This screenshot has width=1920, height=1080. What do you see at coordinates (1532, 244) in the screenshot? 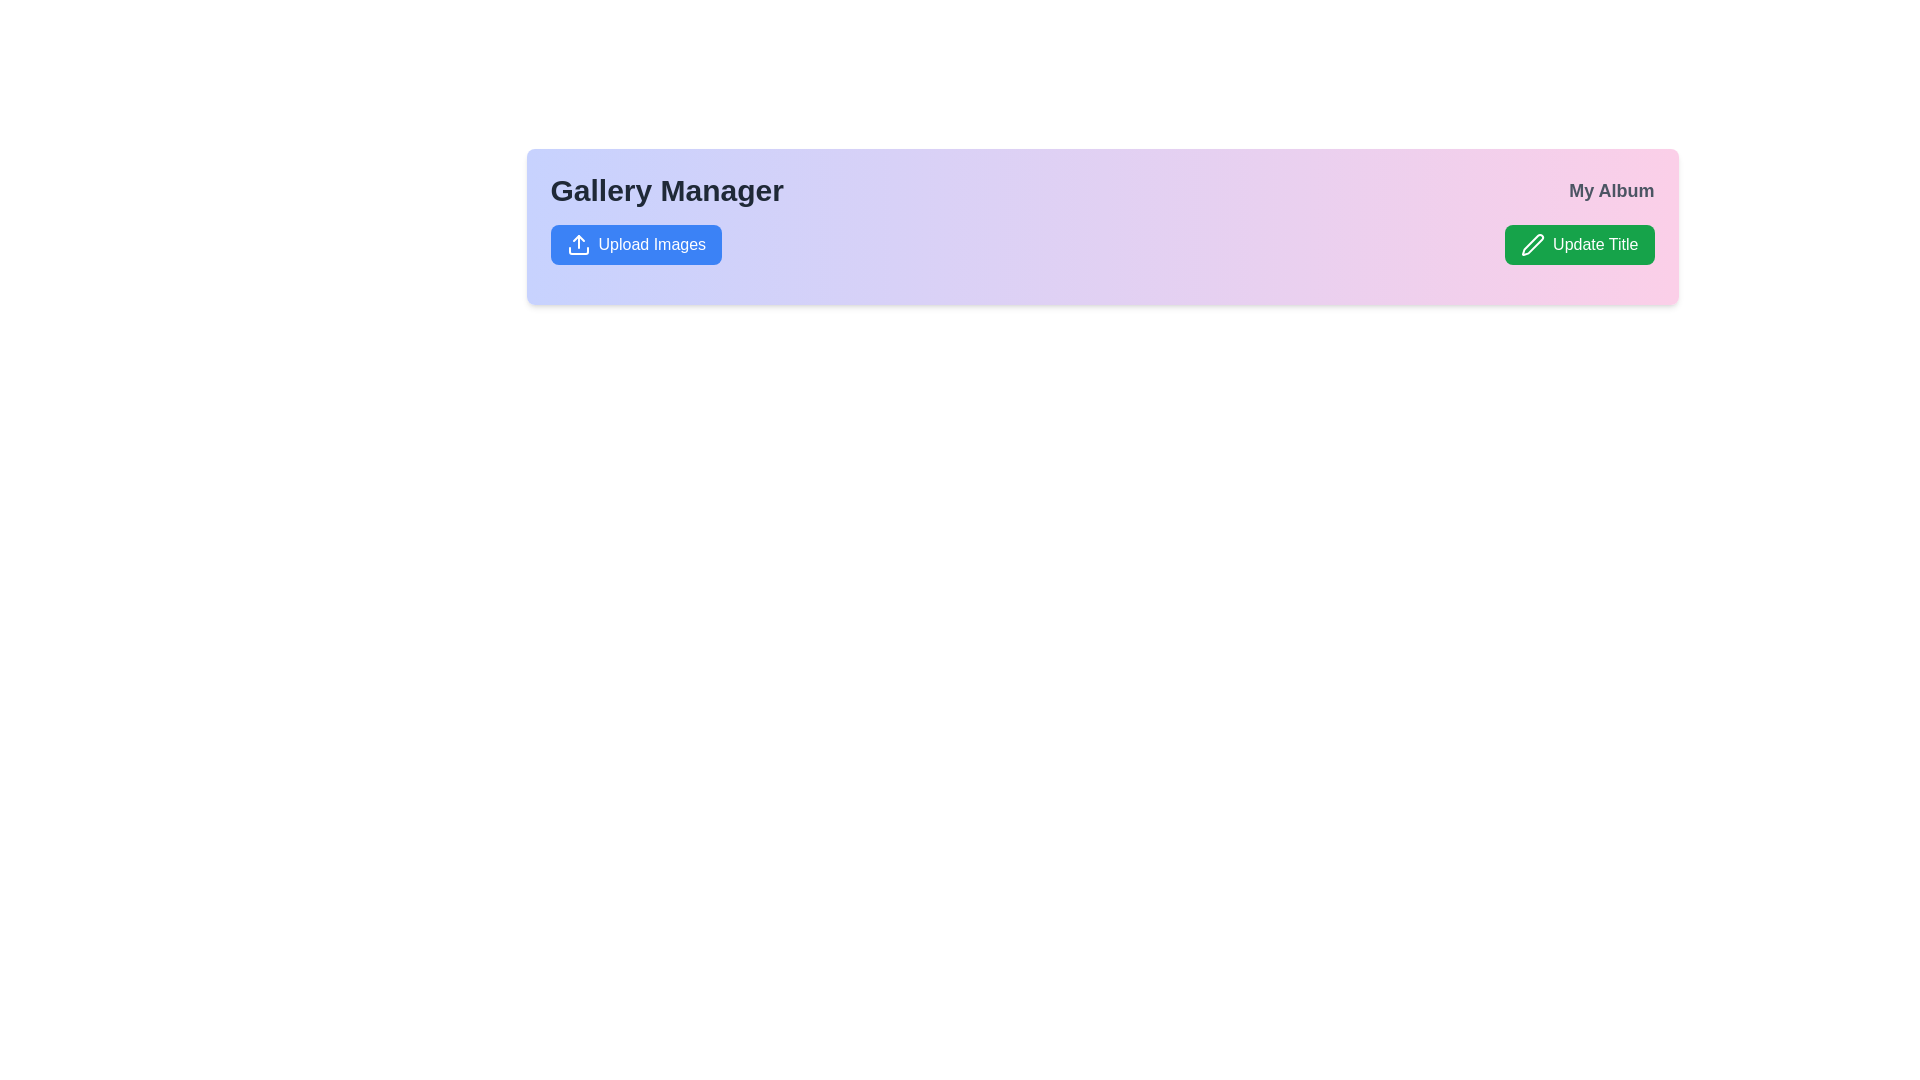
I see `the small pen icon with a white outline inside the 'Update Title' button, located at the top-right corner of the interface` at bounding box center [1532, 244].